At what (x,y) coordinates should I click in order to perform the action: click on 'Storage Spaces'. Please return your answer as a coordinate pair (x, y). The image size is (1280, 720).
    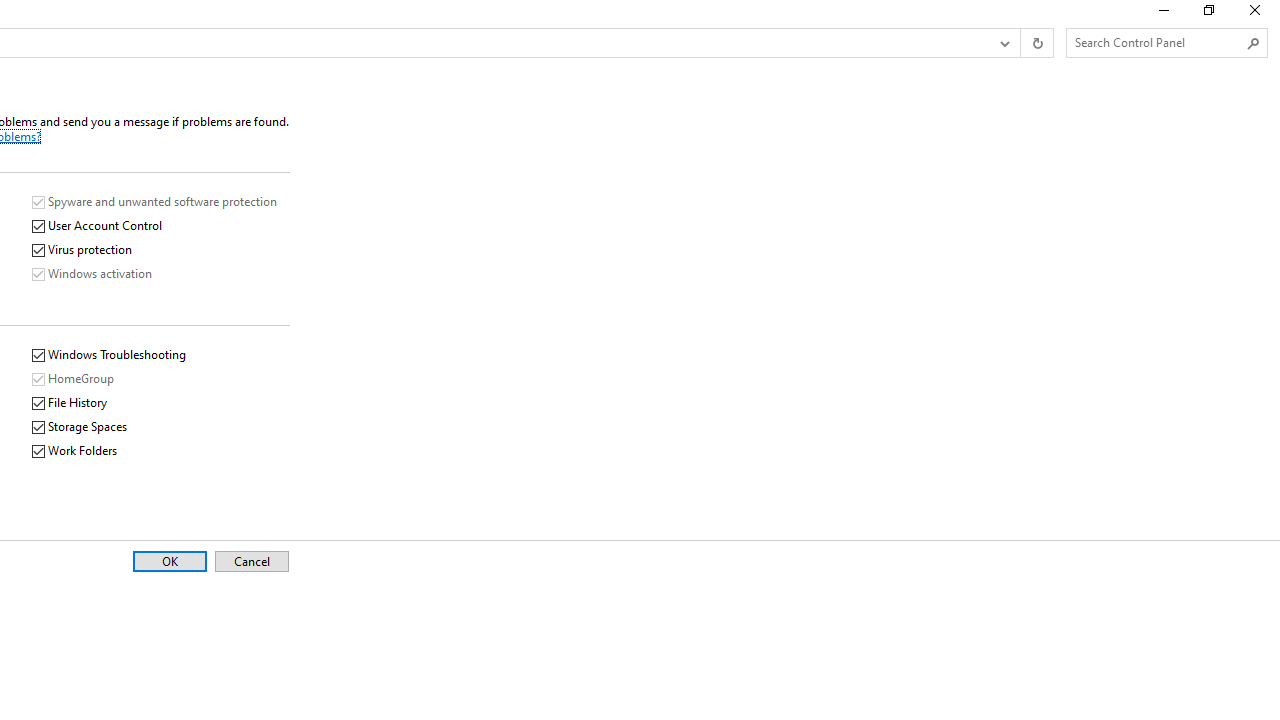
    Looking at the image, I should click on (80, 426).